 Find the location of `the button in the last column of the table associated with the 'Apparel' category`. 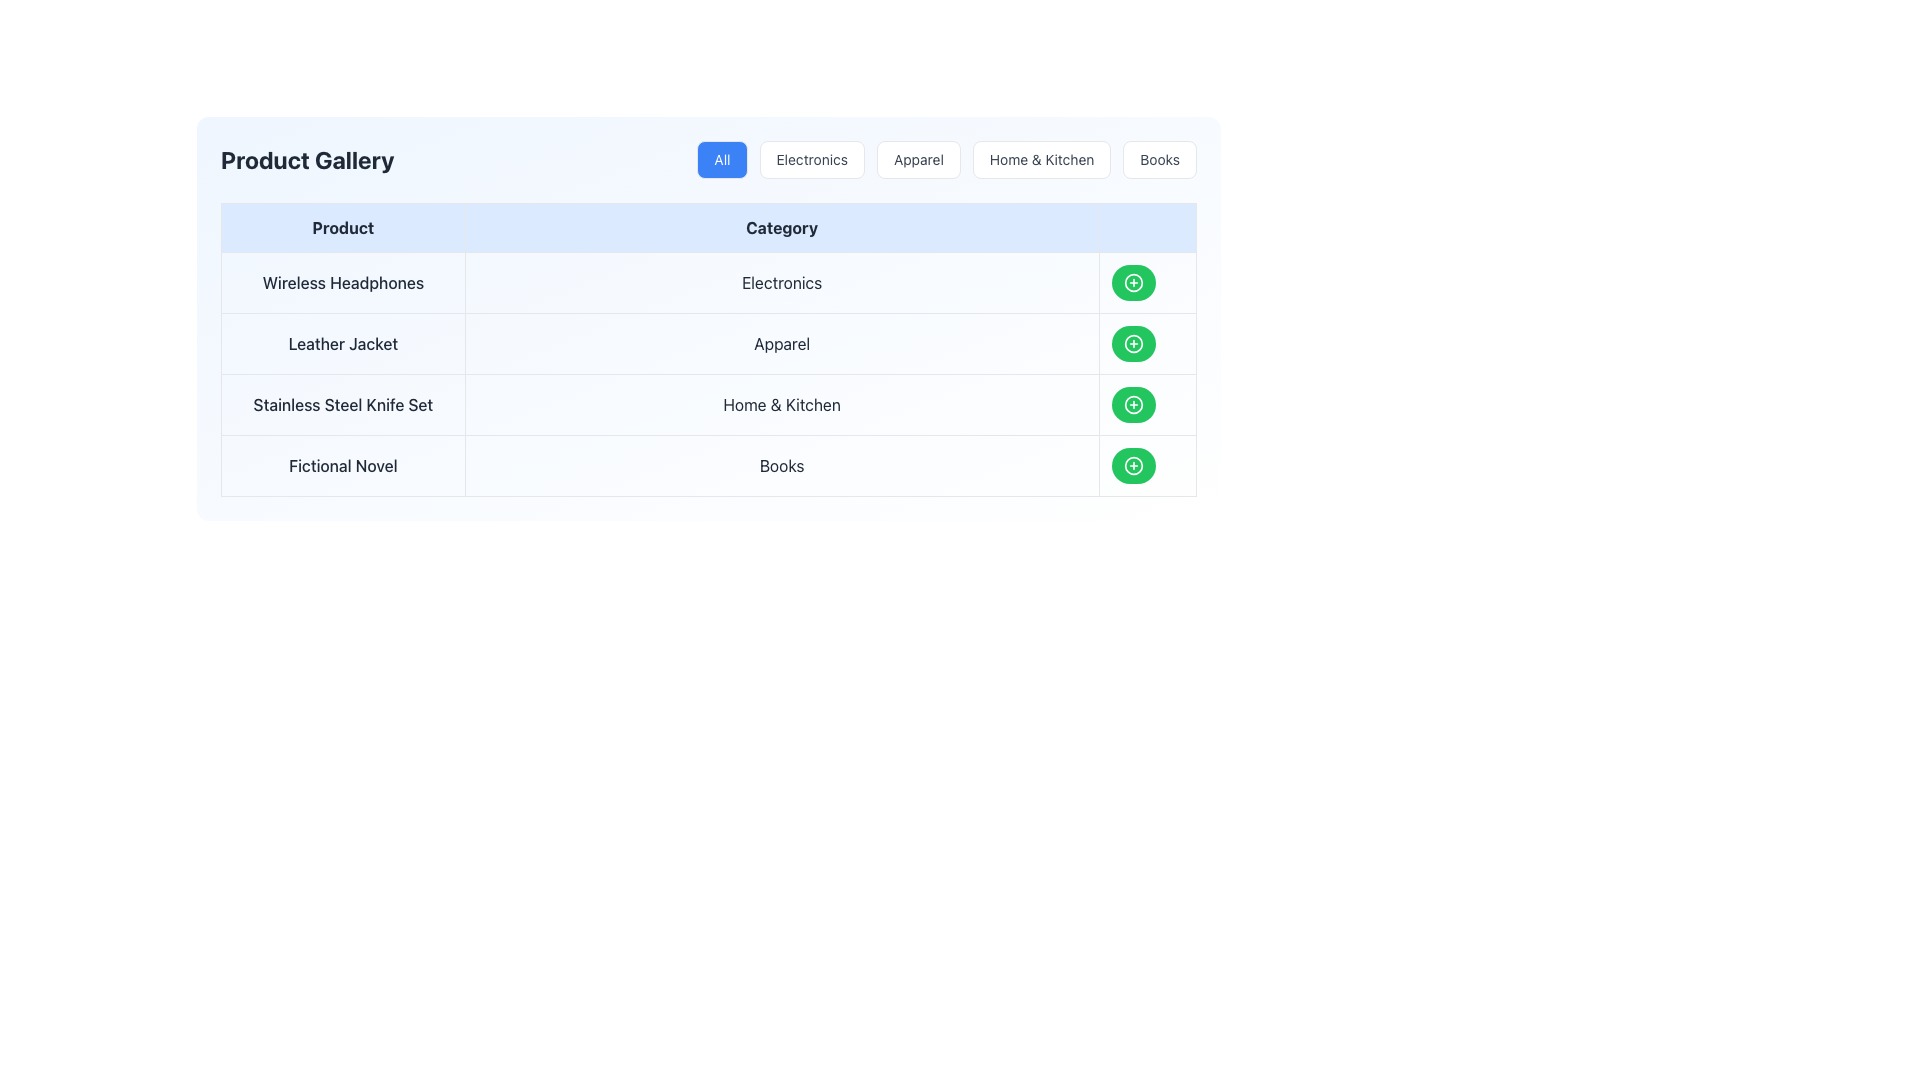

the button in the last column of the table associated with the 'Apparel' category is located at coordinates (1133, 342).